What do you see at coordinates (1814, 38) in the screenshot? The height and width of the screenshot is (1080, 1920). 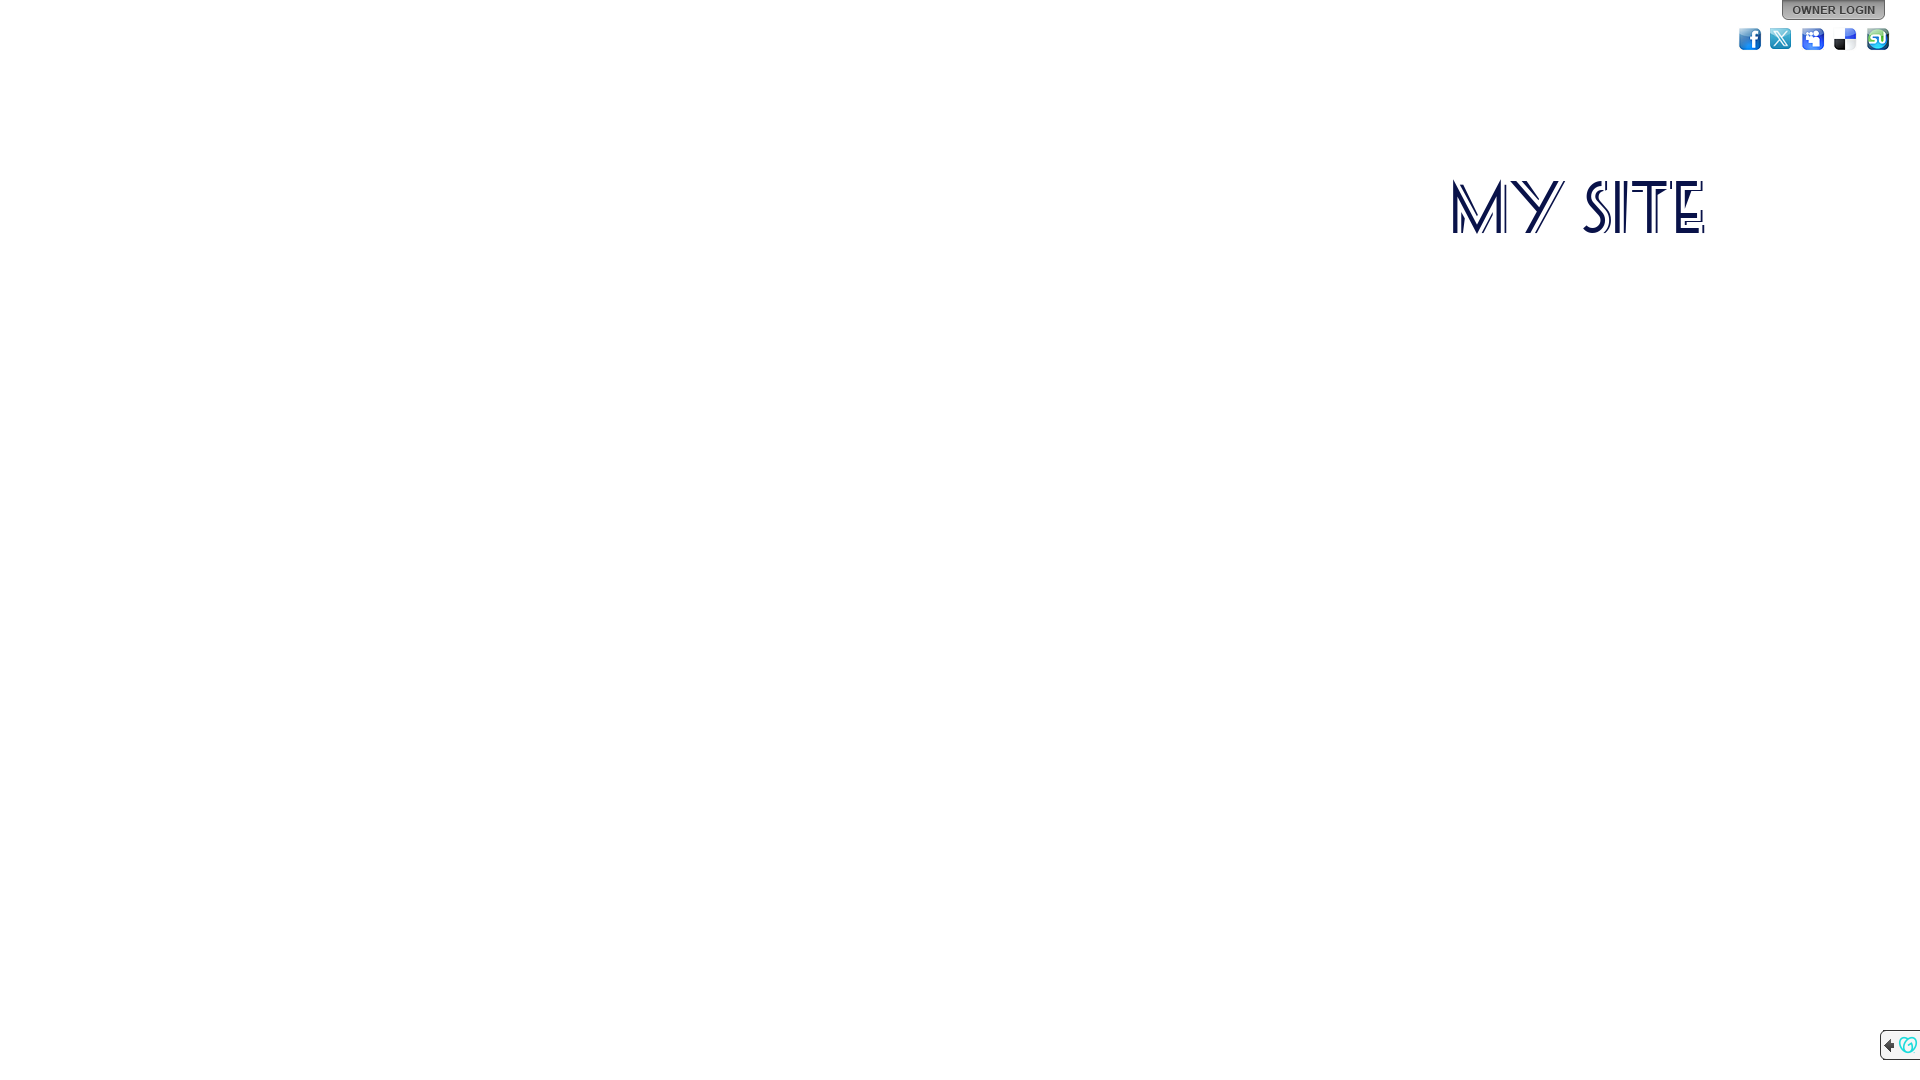 I see `'MySpace'` at bounding box center [1814, 38].